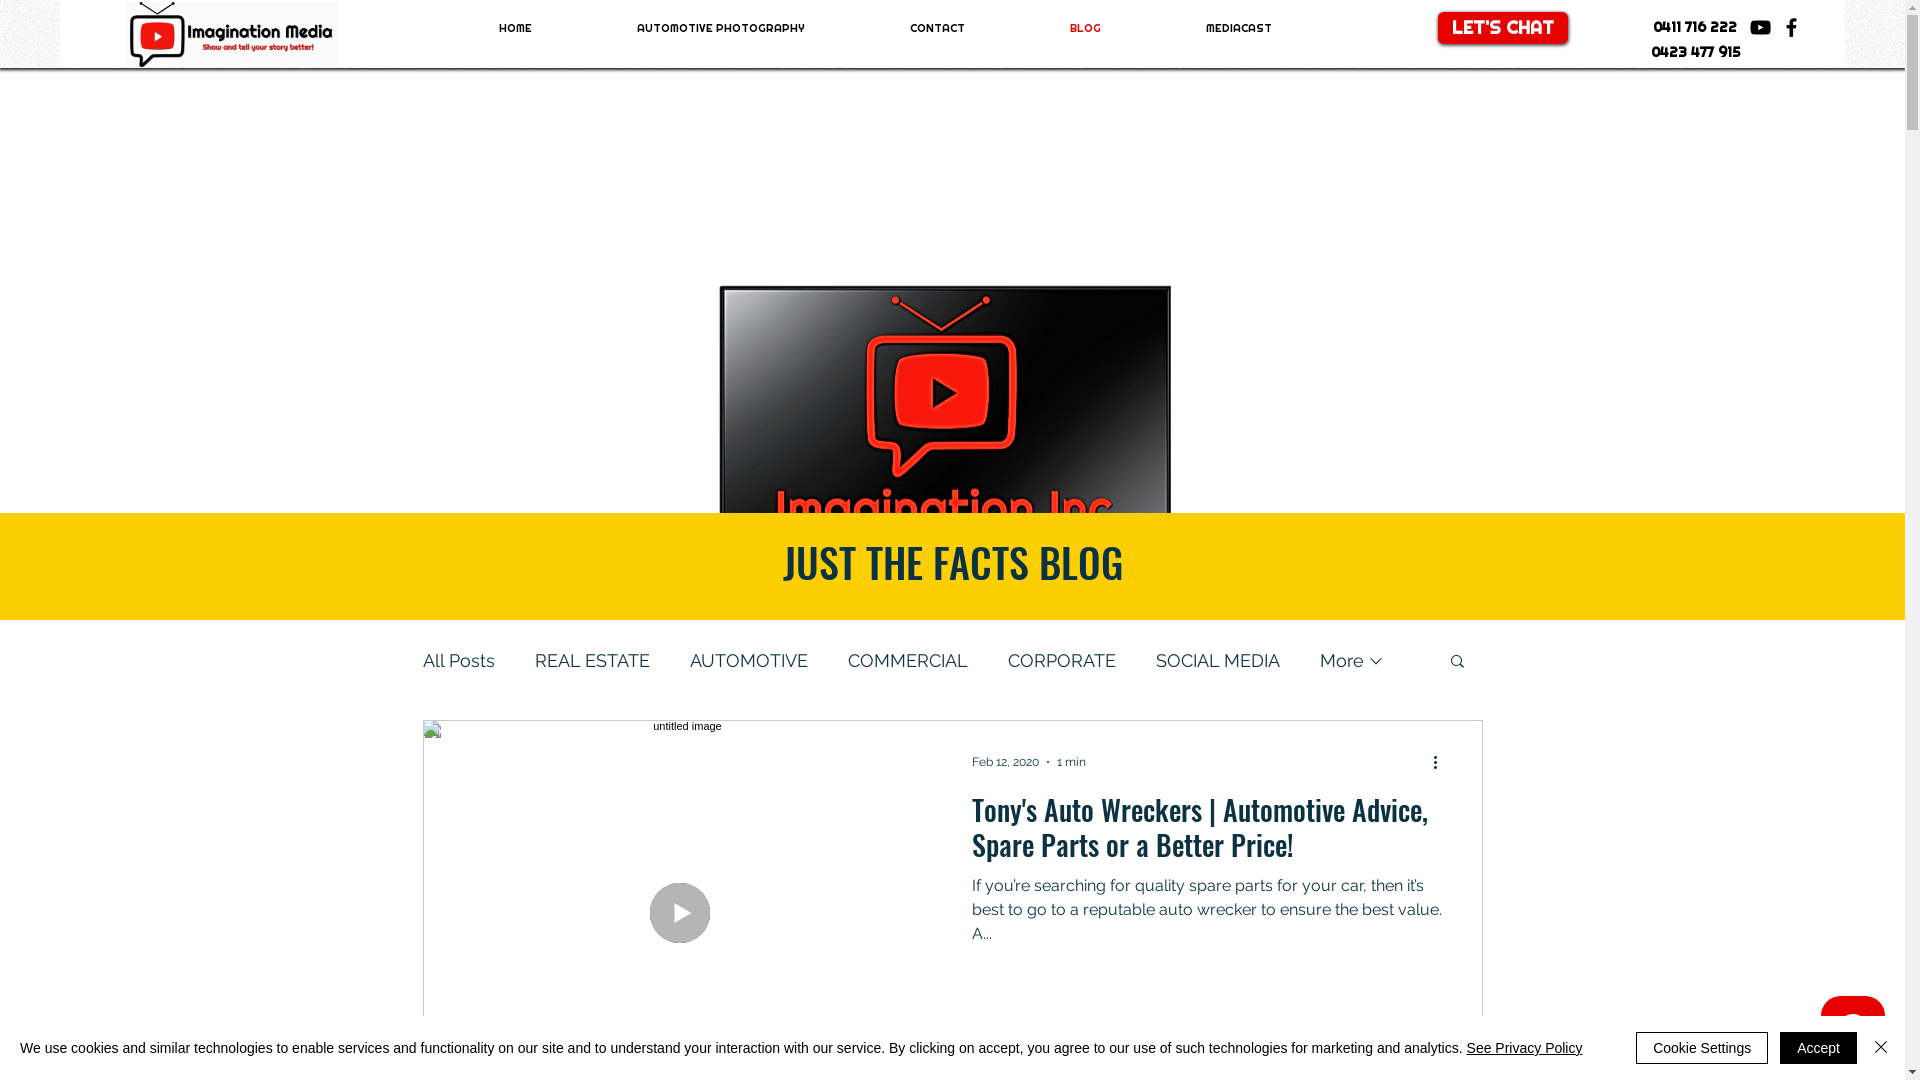 The height and width of the screenshot is (1080, 1920). What do you see at coordinates (1780, 1047) in the screenshot?
I see `'Accept'` at bounding box center [1780, 1047].